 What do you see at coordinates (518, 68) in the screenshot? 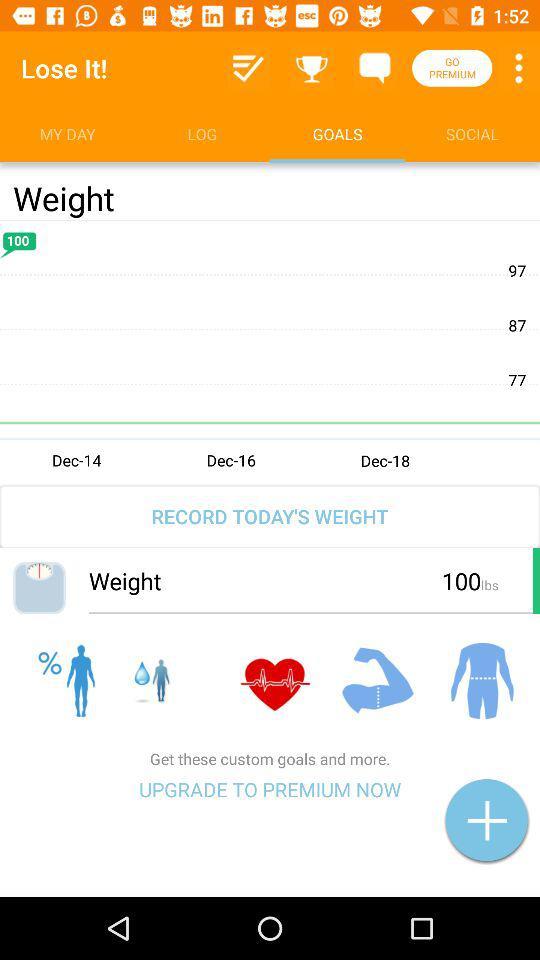
I see `settings` at bounding box center [518, 68].